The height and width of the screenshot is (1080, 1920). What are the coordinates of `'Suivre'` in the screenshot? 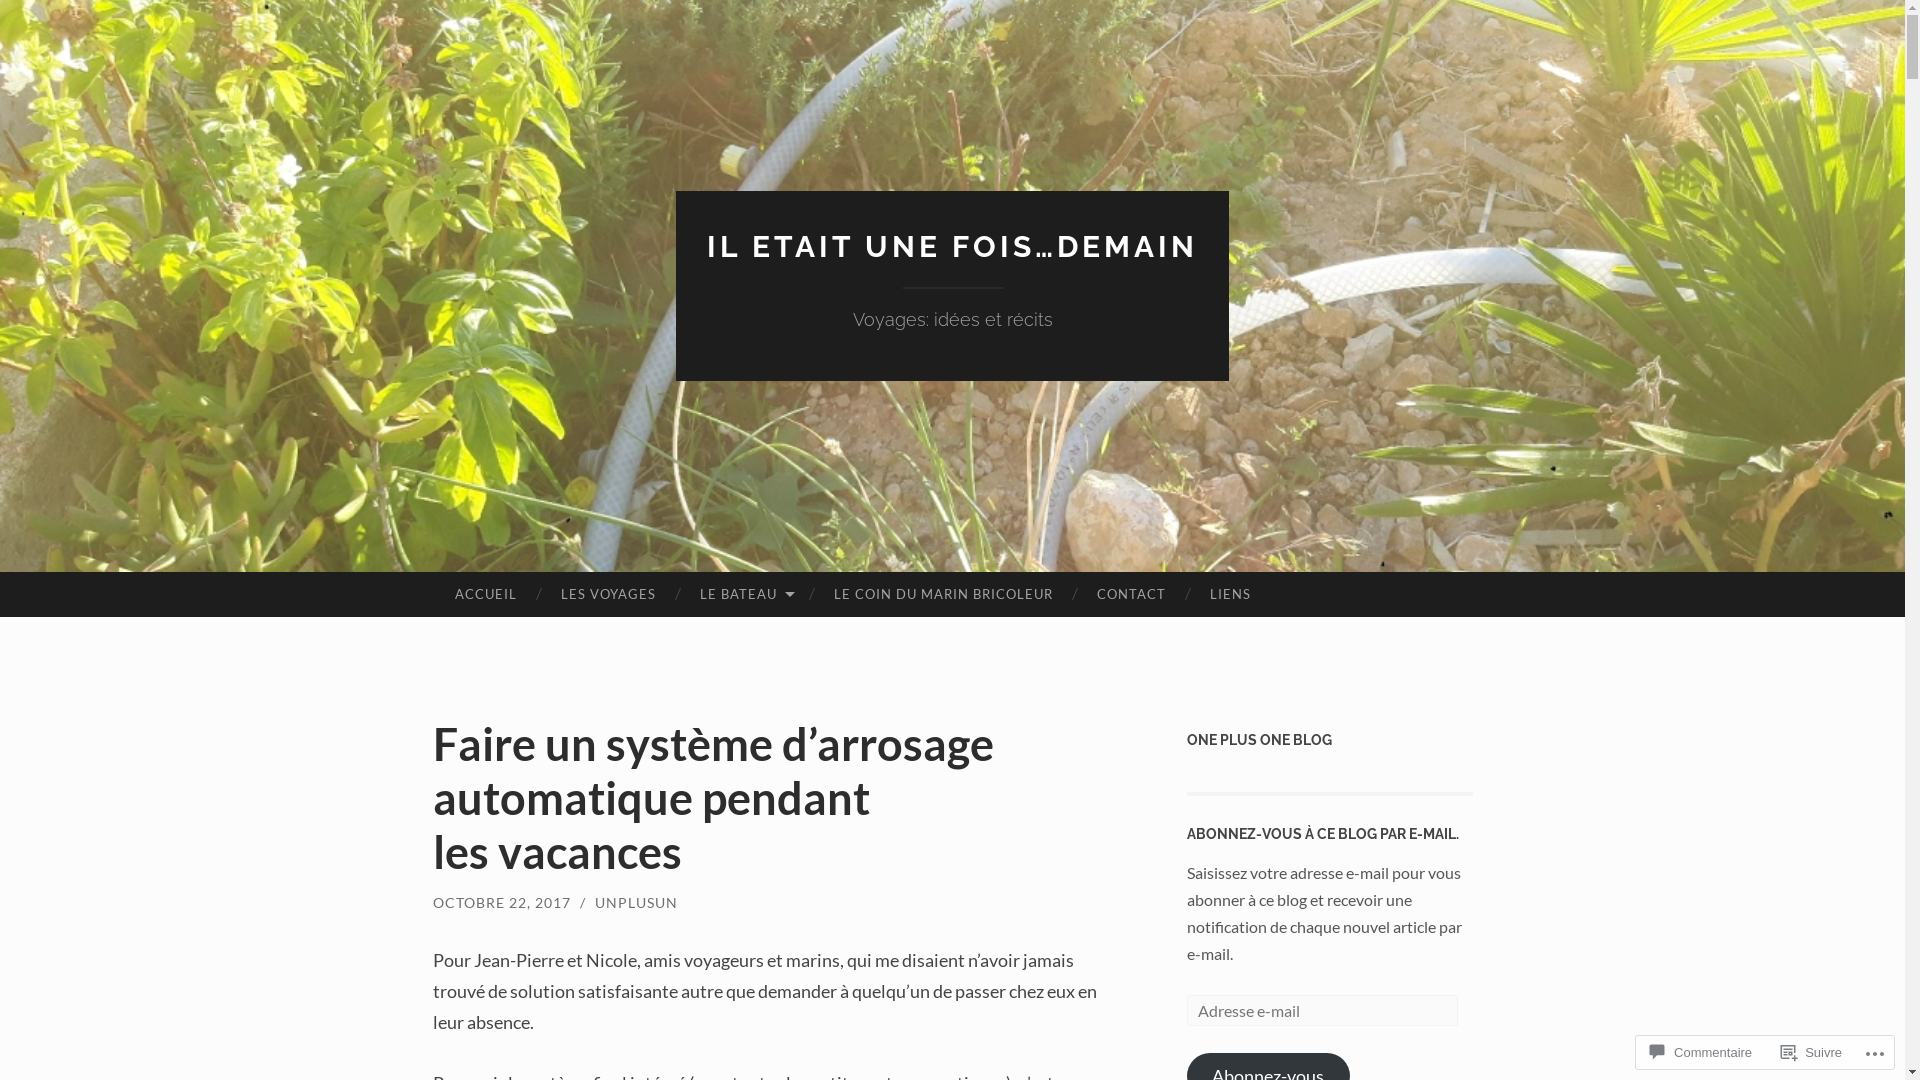 It's located at (1811, 1051).